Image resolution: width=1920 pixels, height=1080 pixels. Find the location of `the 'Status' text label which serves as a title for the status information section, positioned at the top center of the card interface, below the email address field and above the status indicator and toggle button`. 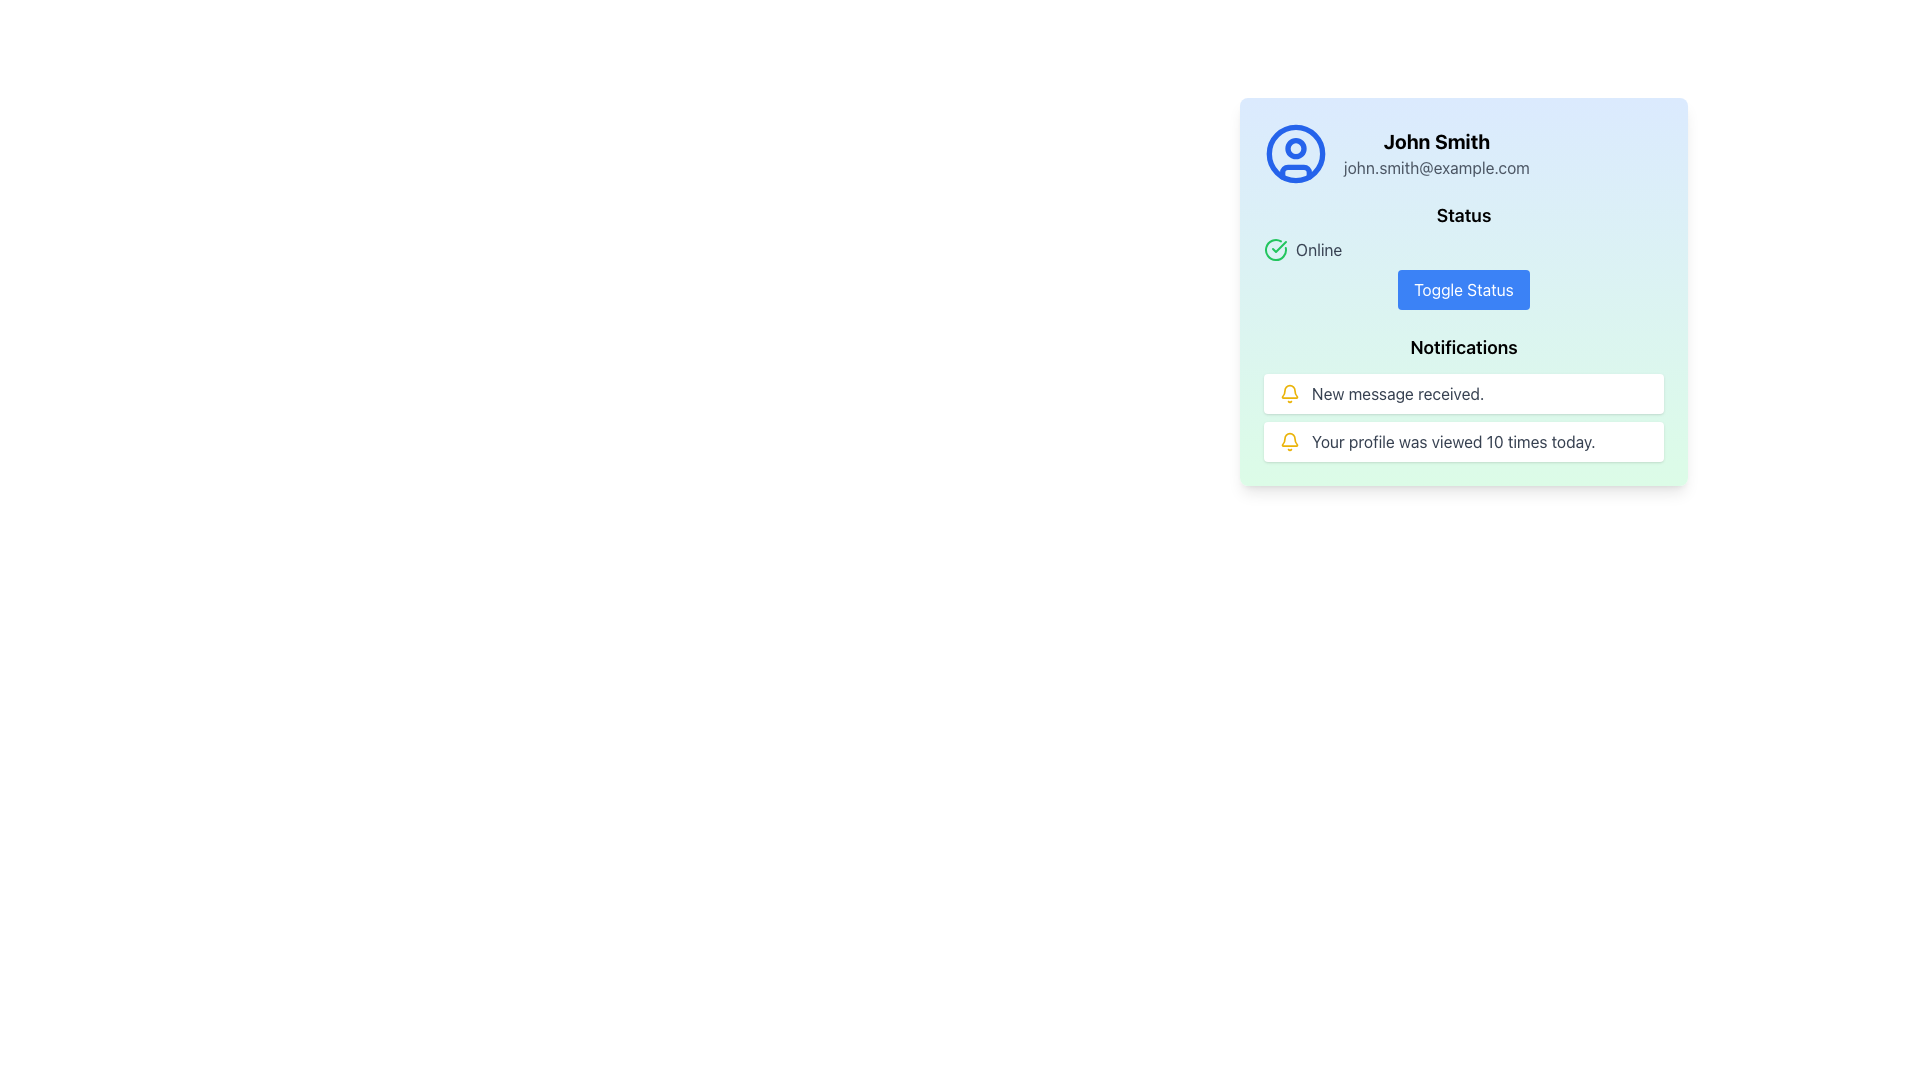

the 'Status' text label which serves as a title for the status information section, positioned at the top center of the card interface, below the email address field and above the status indicator and toggle button is located at coordinates (1464, 216).